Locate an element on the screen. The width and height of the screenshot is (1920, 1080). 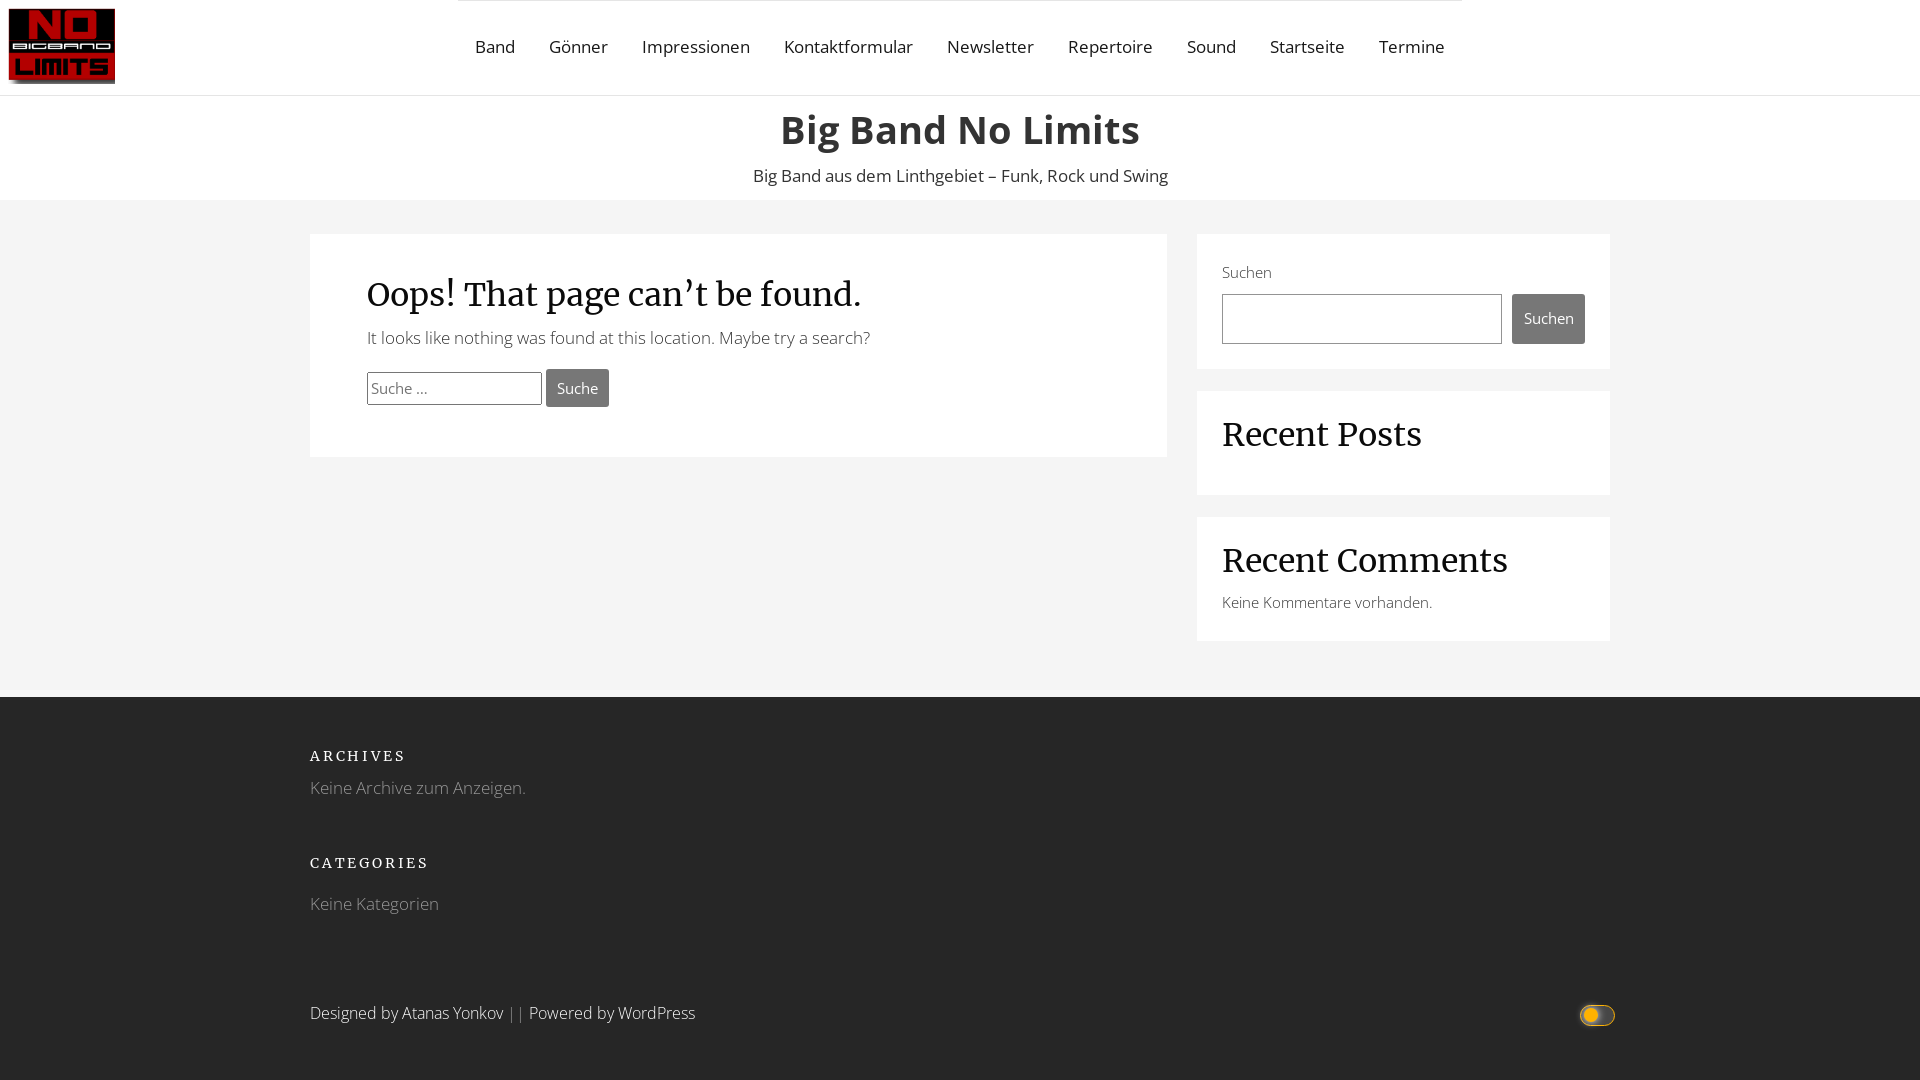
'Band' is located at coordinates (456, 46).